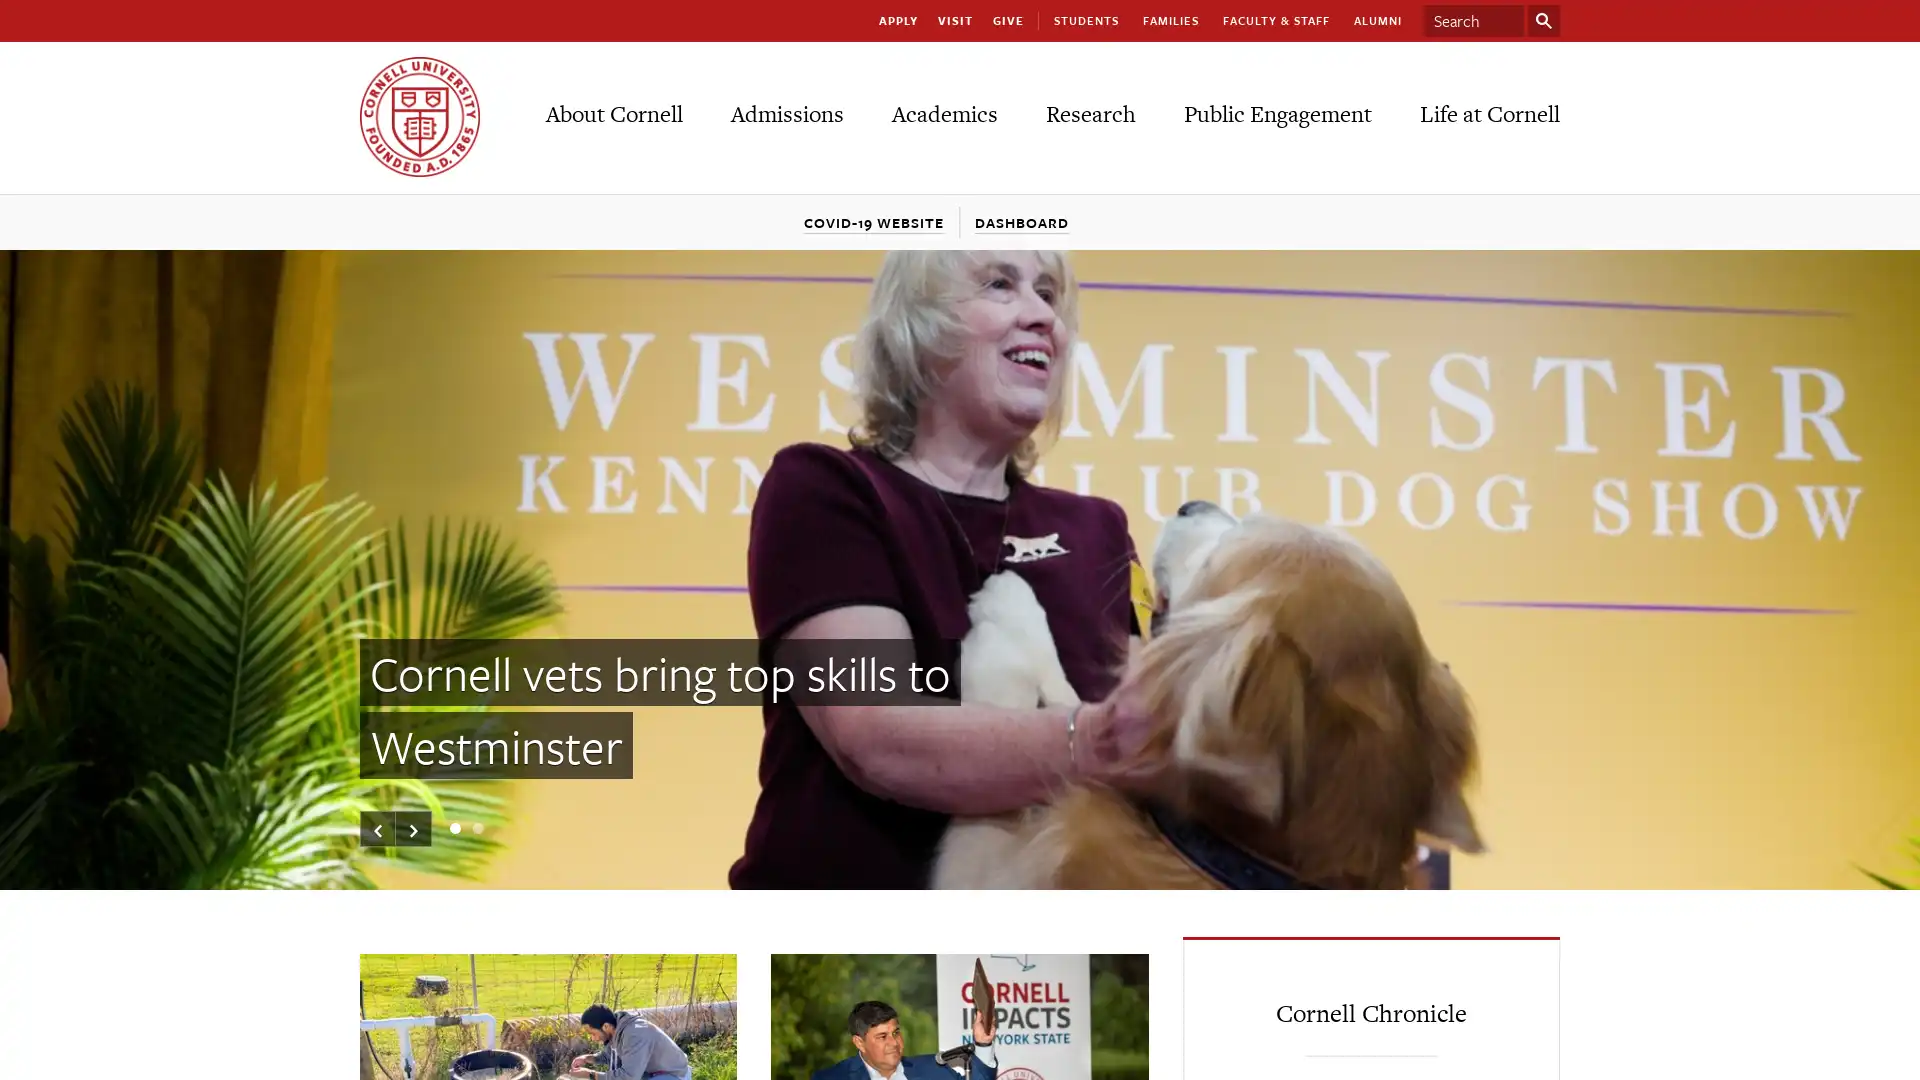  I want to click on Next slide, so click(412, 829).